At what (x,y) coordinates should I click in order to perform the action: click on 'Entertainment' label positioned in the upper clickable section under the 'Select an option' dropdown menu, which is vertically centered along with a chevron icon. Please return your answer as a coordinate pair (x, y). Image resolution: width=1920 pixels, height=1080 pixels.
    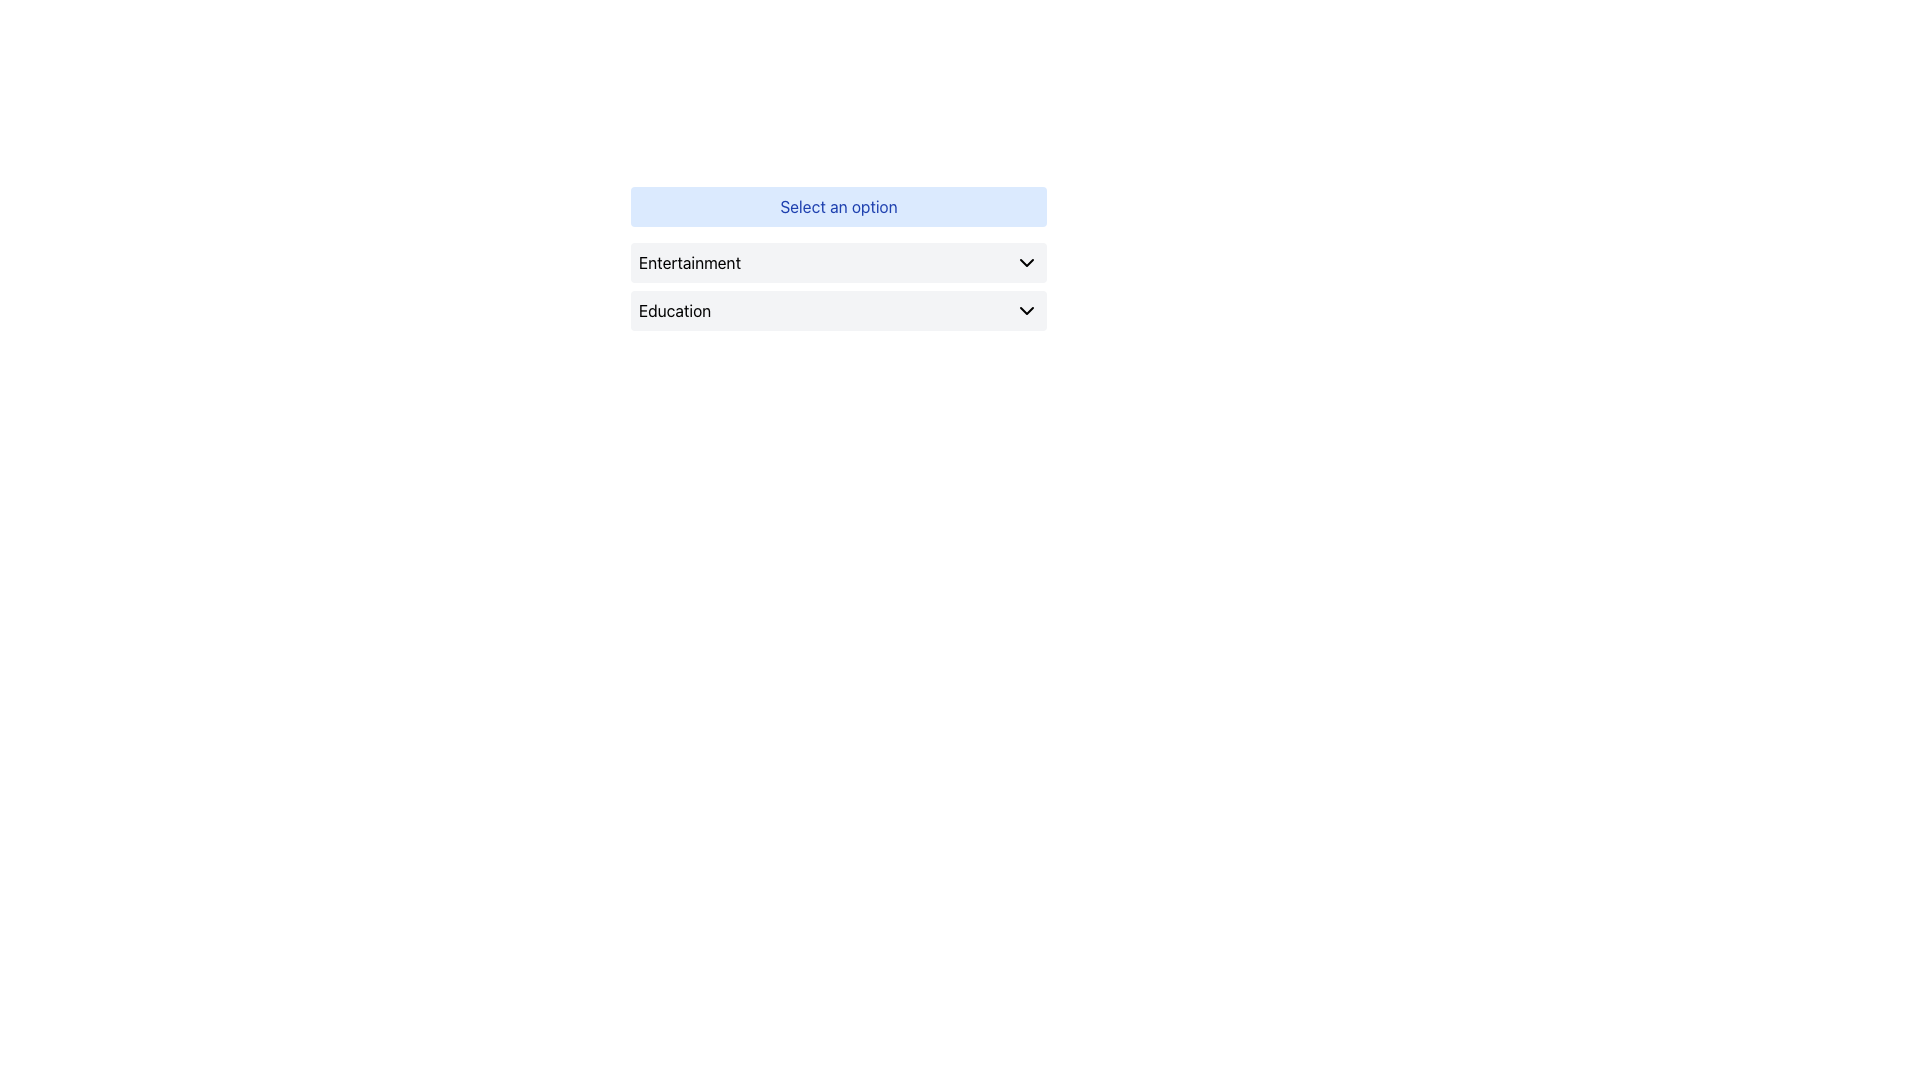
    Looking at the image, I should click on (690, 261).